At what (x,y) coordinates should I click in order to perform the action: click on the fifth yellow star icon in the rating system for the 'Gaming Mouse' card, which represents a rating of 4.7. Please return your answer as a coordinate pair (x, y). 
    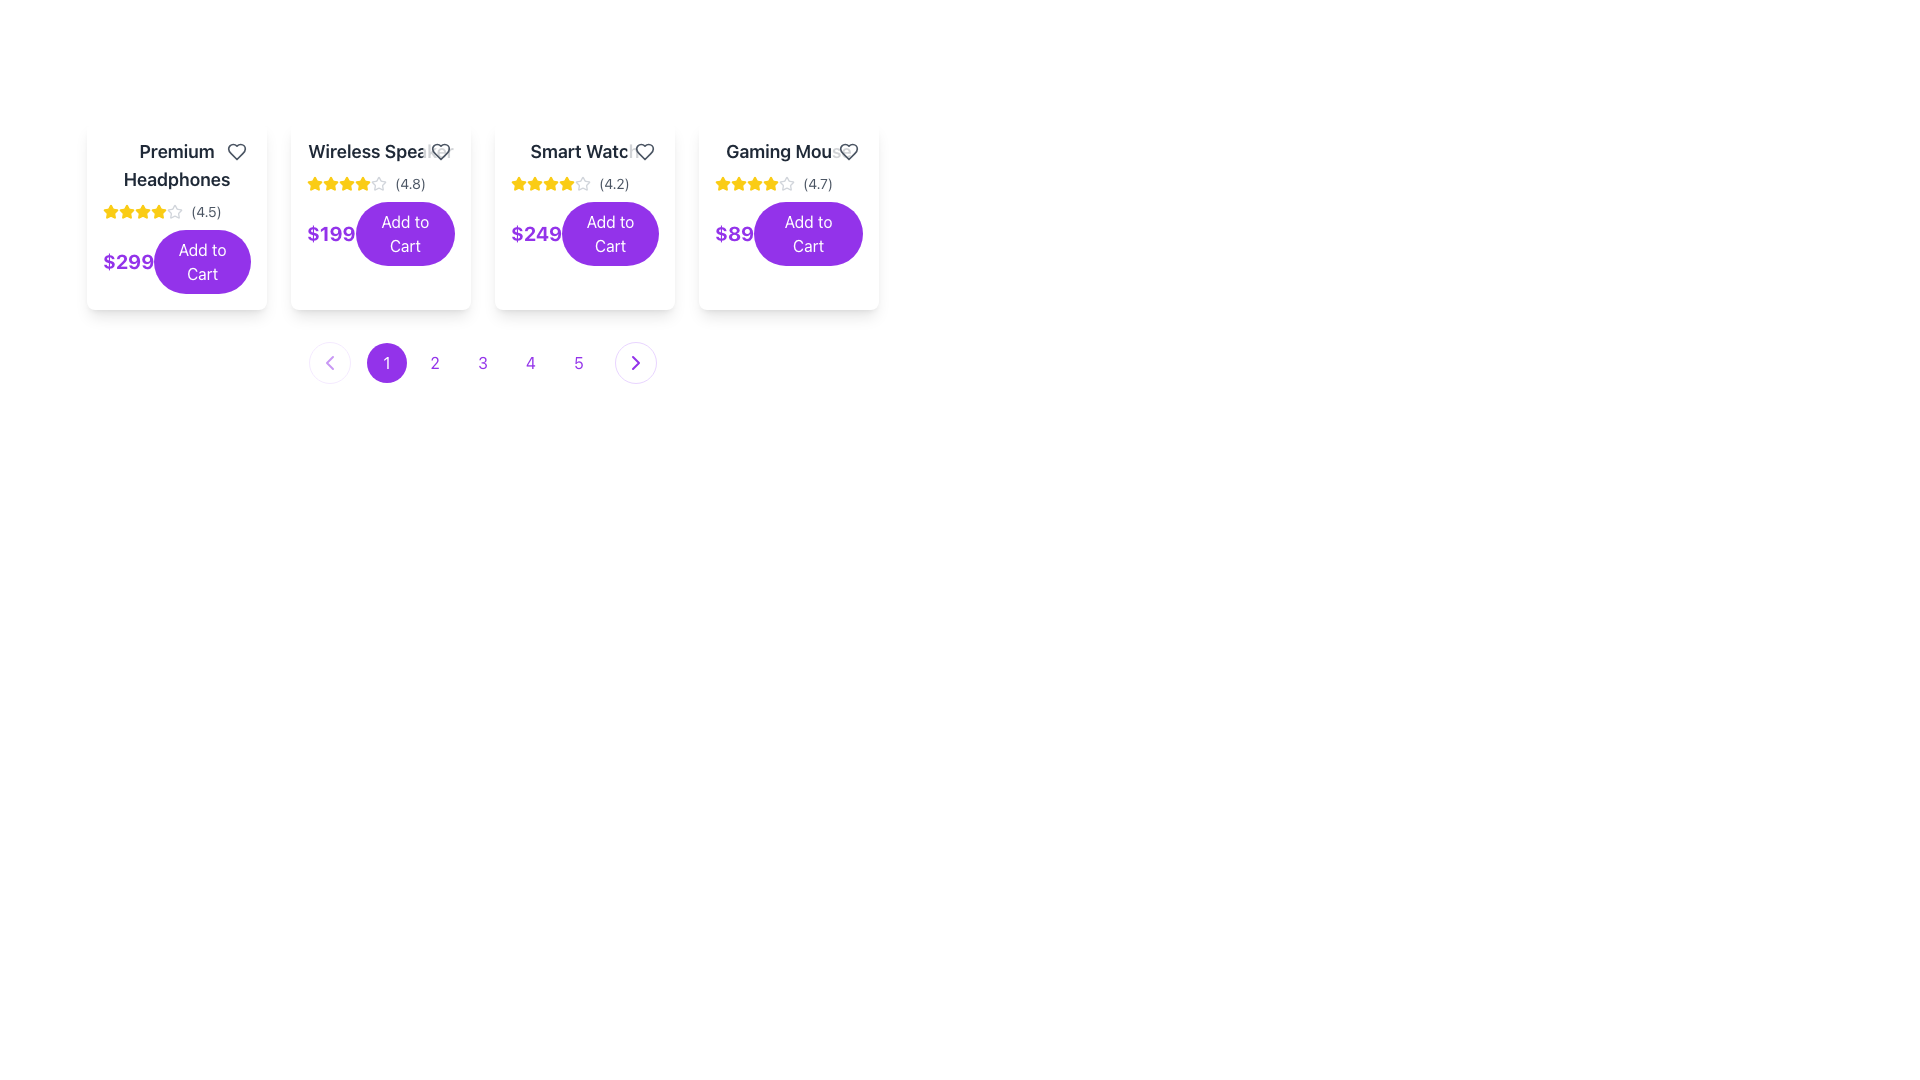
    Looking at the image, I should click on (753, 184).